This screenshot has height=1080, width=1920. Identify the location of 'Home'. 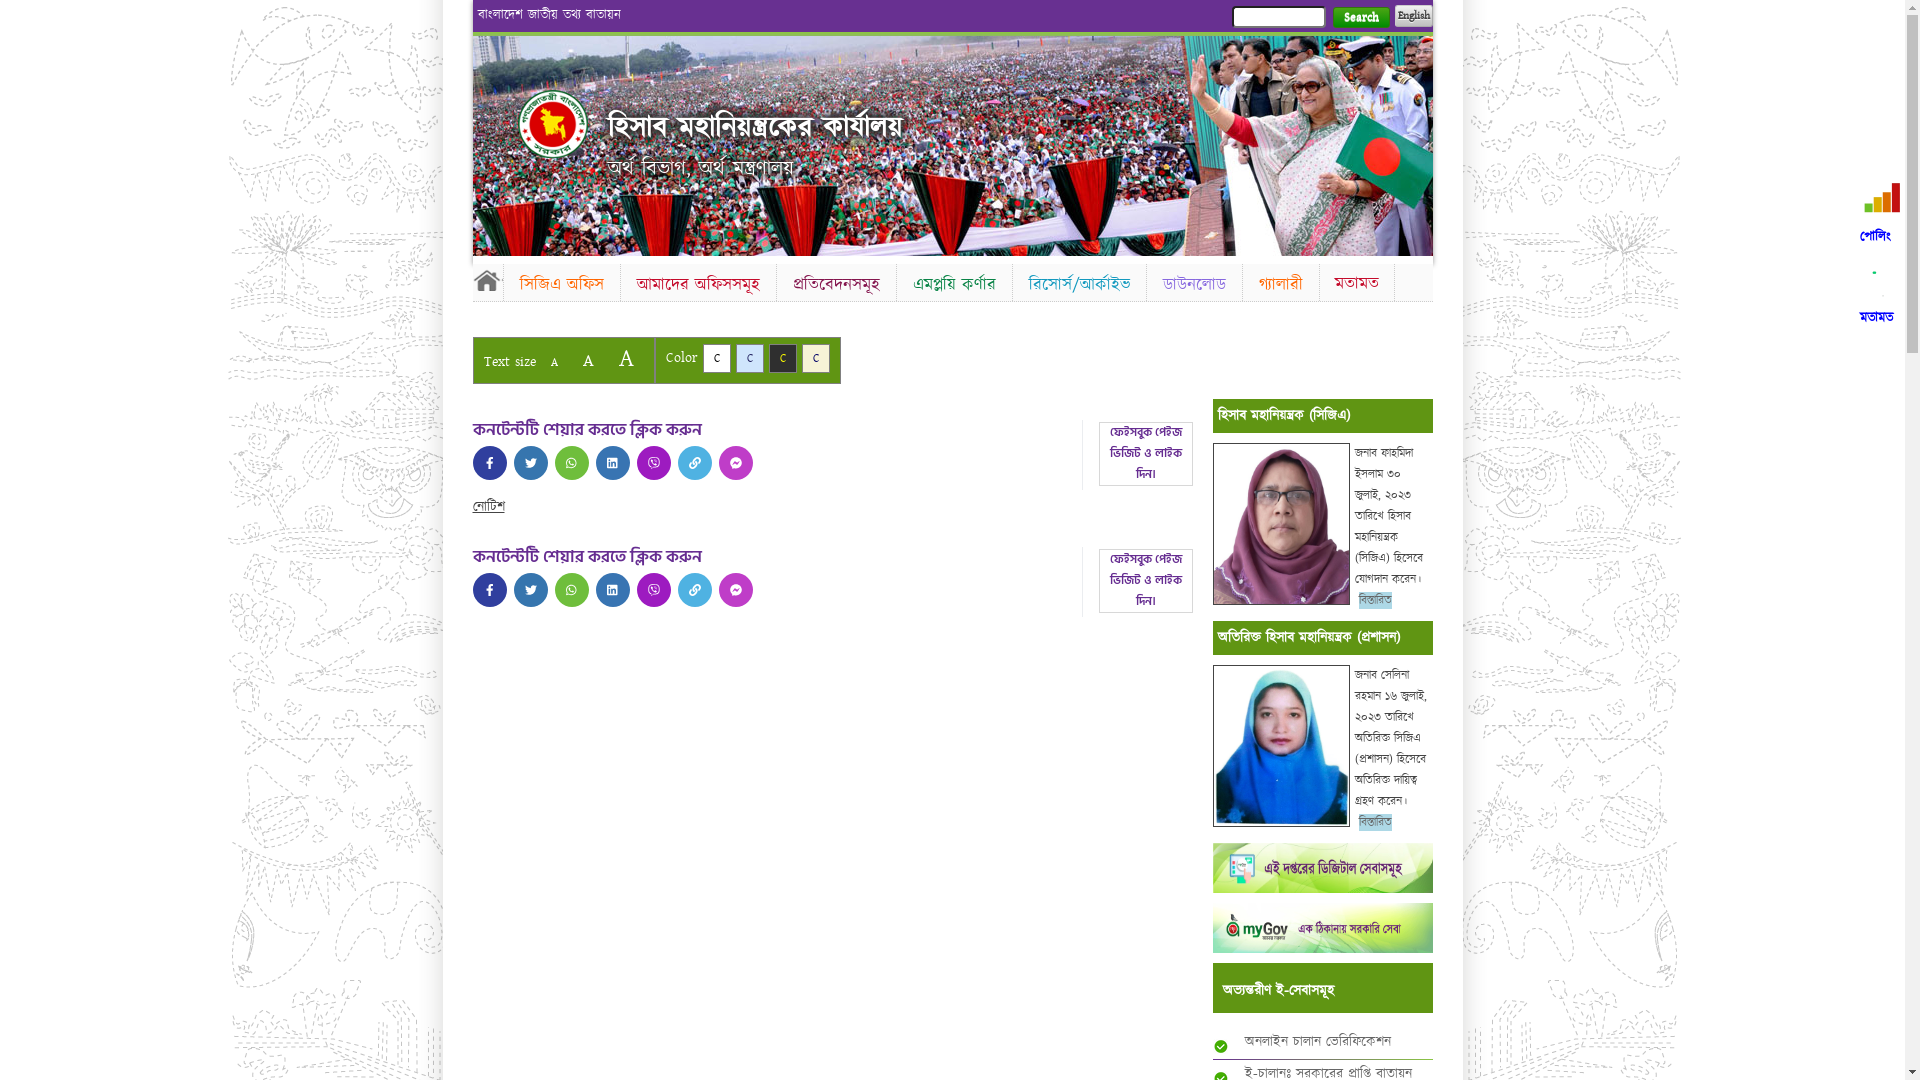
(552, 123).